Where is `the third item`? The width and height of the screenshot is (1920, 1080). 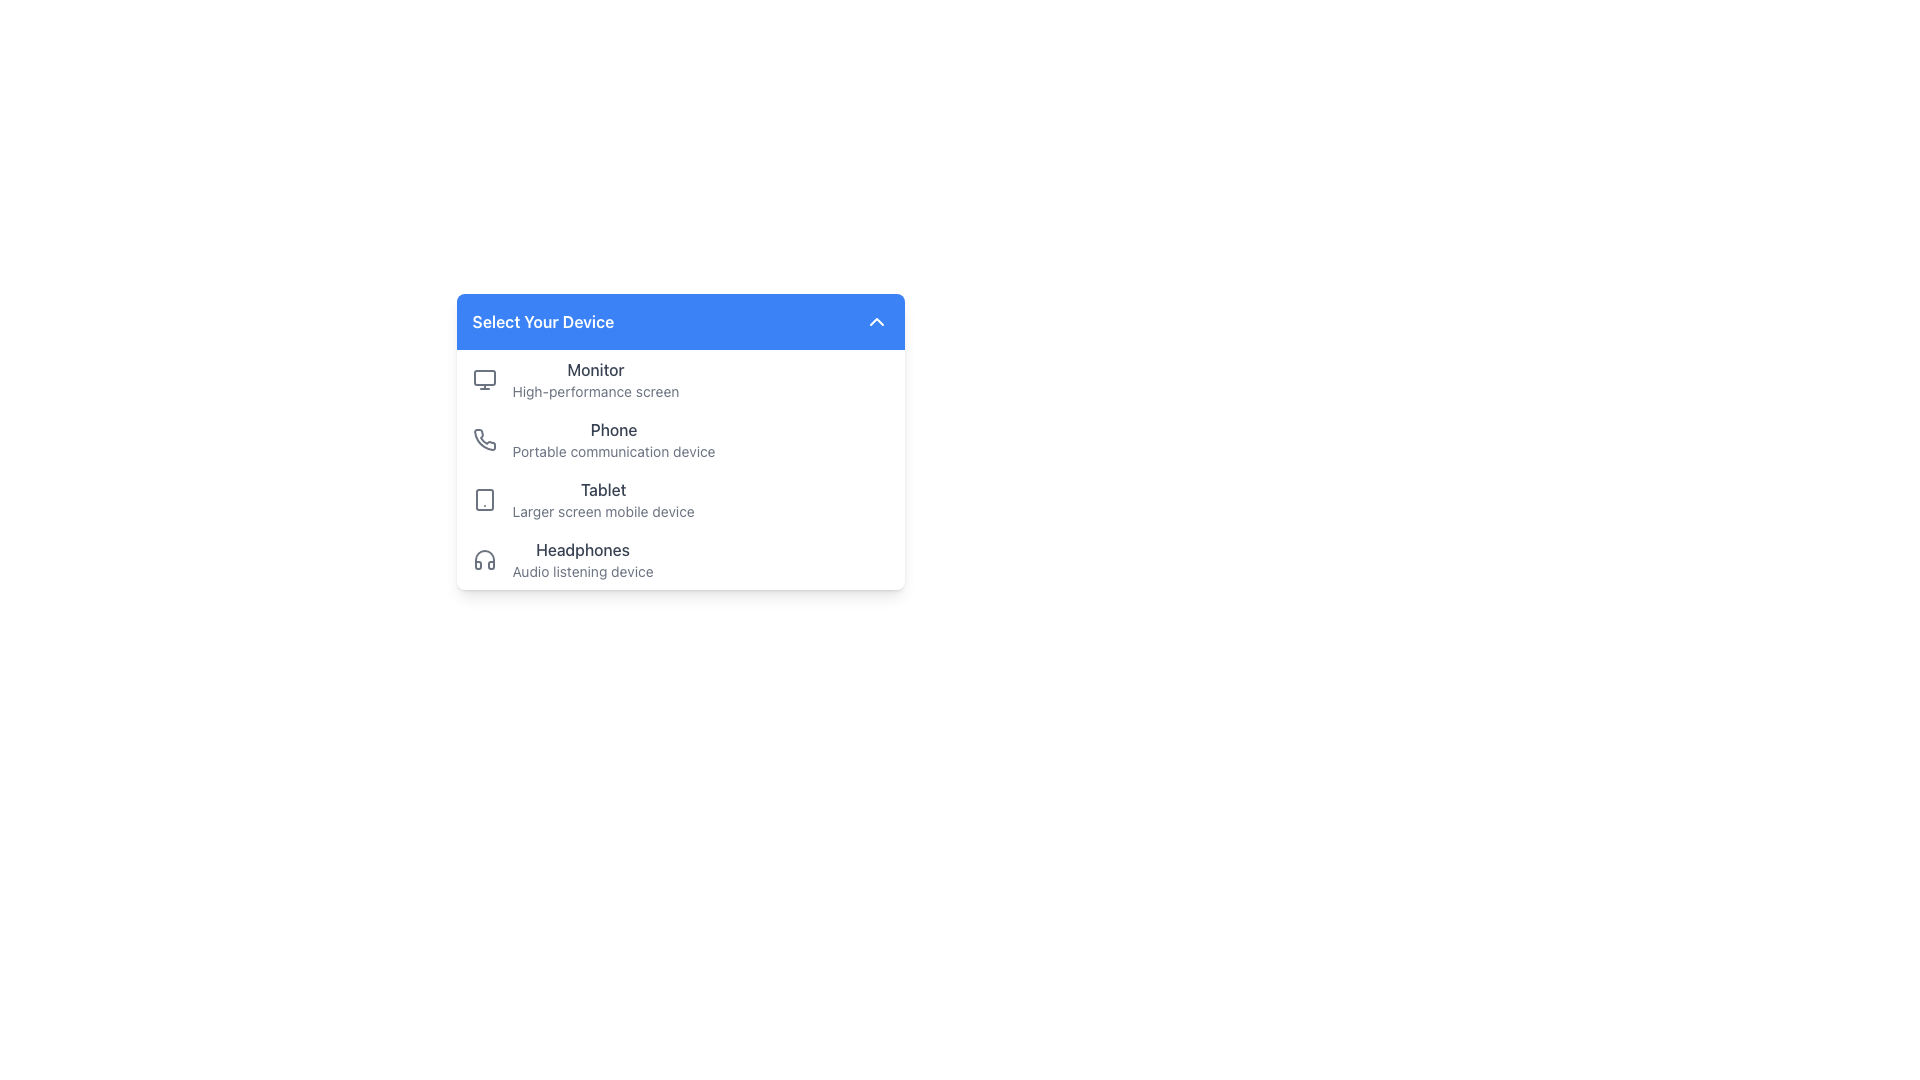 the third item is located at coordinates (680, 499).